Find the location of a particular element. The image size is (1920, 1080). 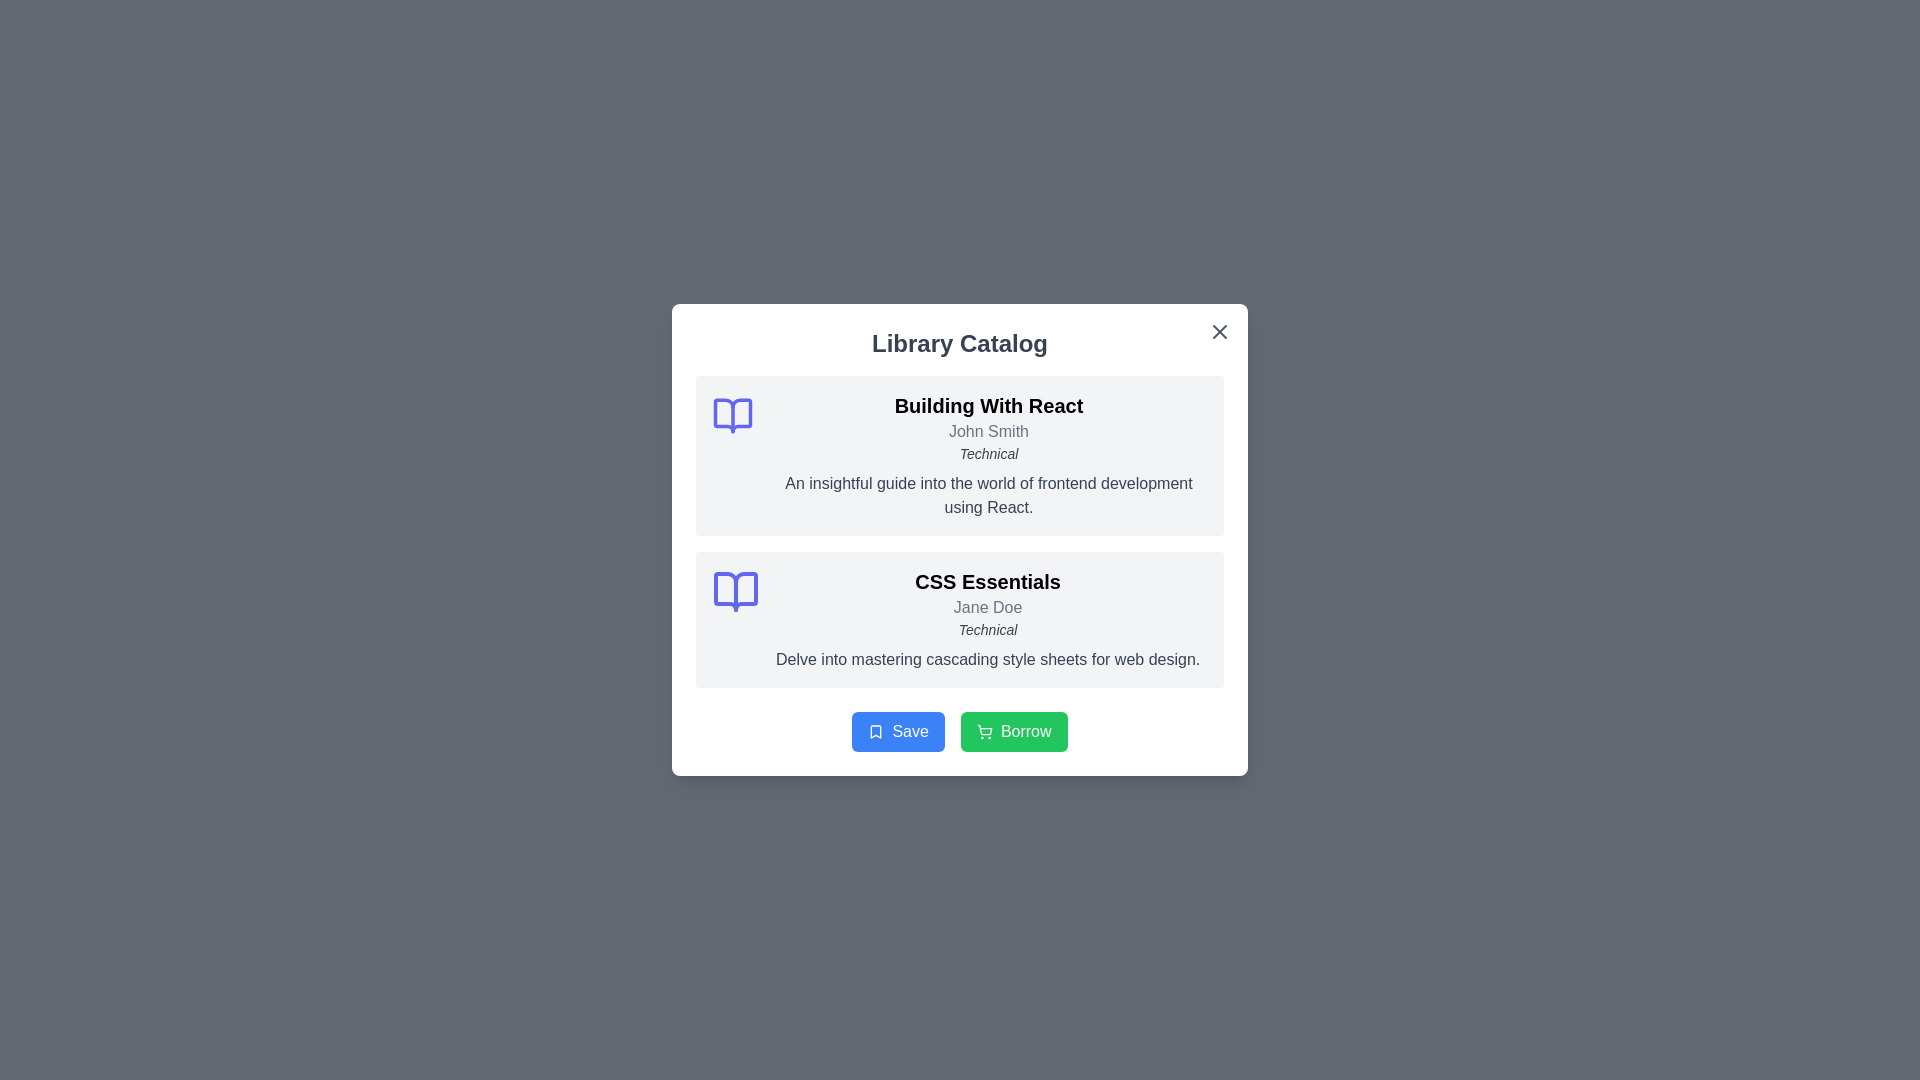

the text display element that shows the name 'Jane Doe', which is styled in gray and is located directly below the heading 'CSS Essentials' in the 'Library Catalog' interface is located at coordinates (988, 607).